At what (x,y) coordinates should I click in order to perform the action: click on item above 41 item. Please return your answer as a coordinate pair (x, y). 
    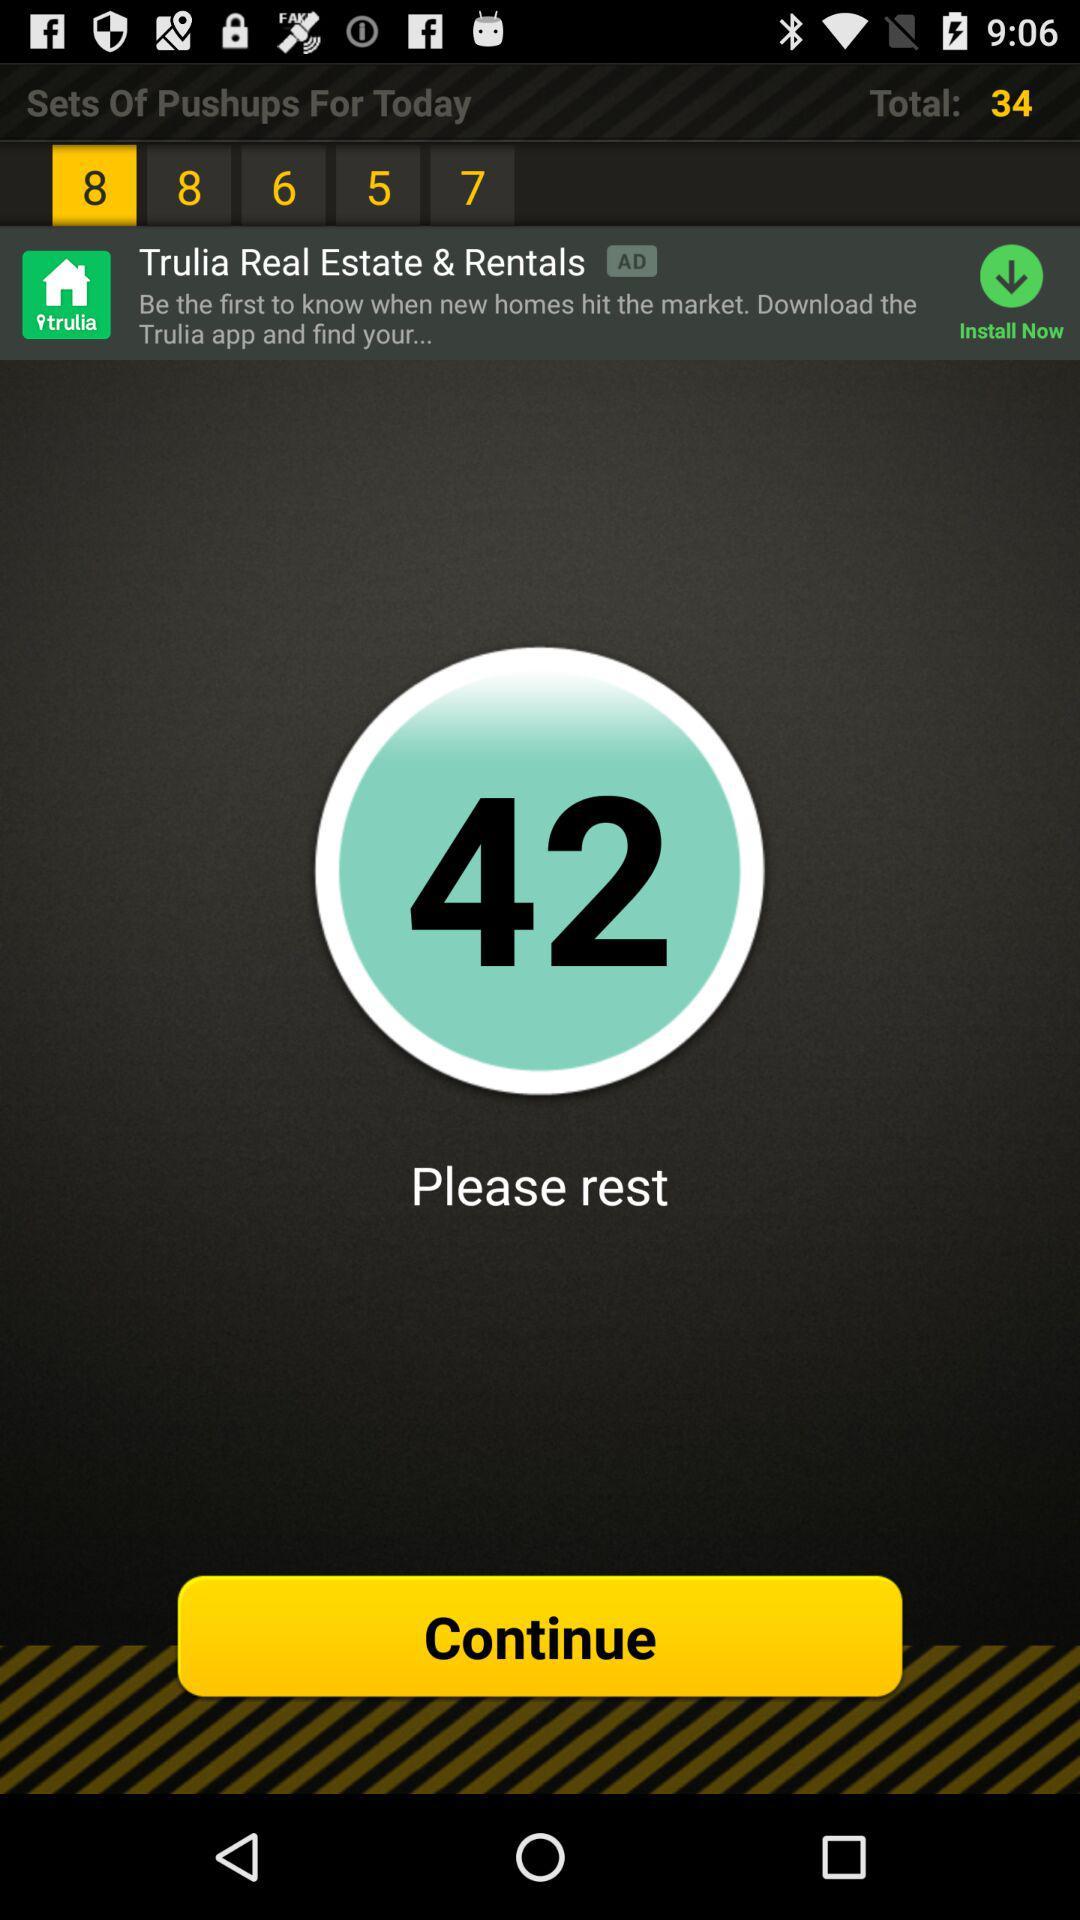
    Looking at the image, I should click on (537, 317).